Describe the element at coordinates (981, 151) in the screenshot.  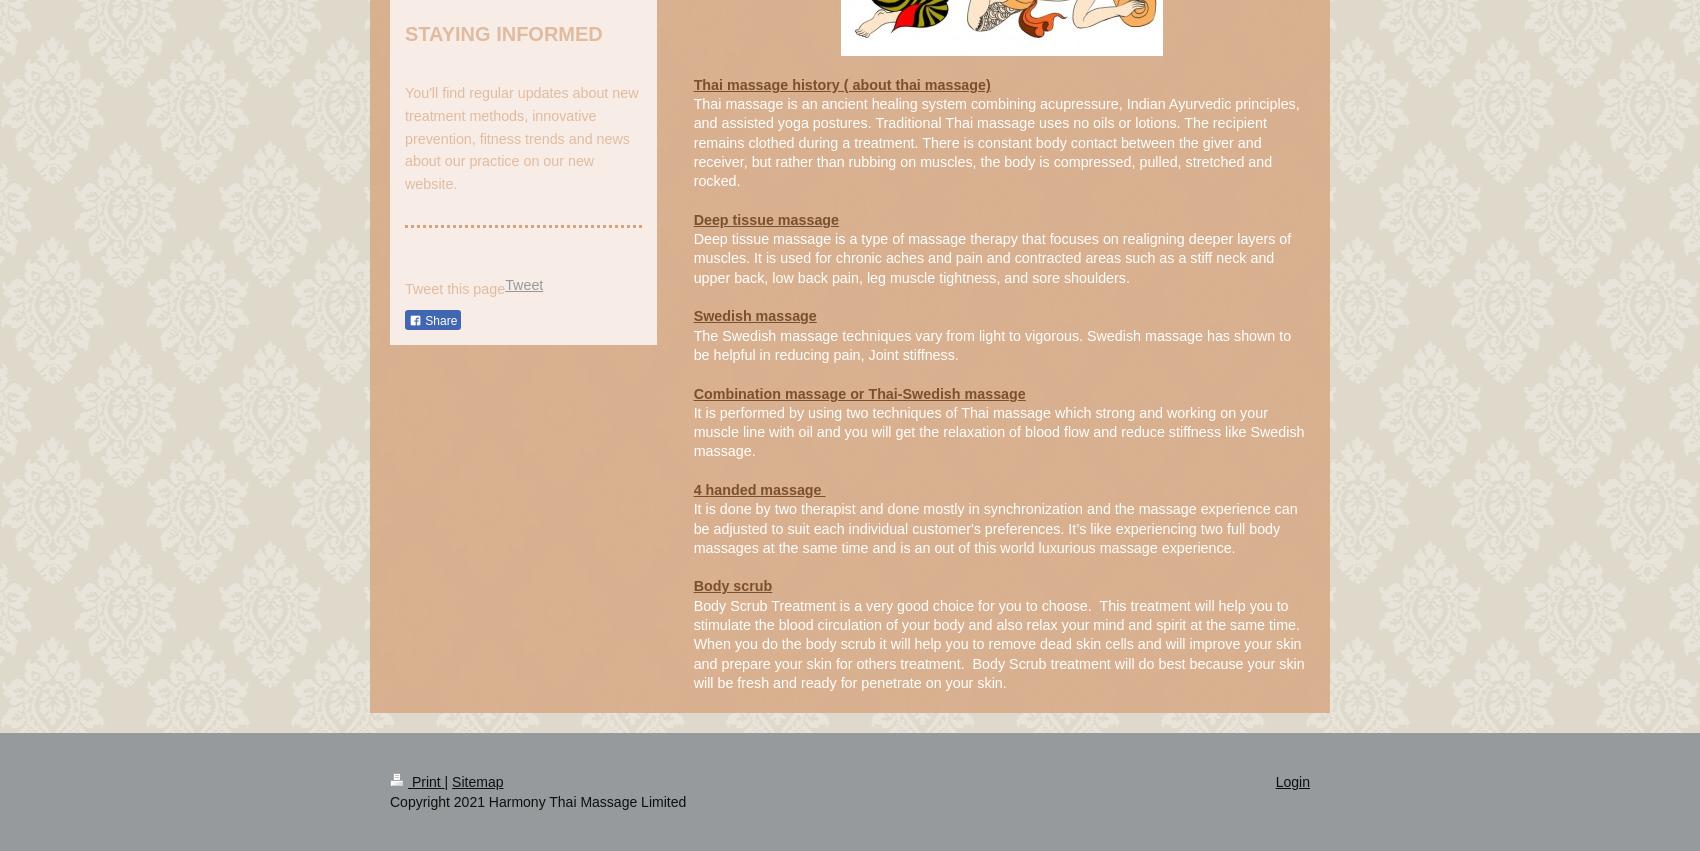
I see `'Traditional Thai massage uses no oils or lotions. The recipient remains clothed during a treatment. There is
constant body contact between the giver and receiver, but rather than rubbing on muscles, the body is compressed, pulled, stretched and rocked.'` at that location.